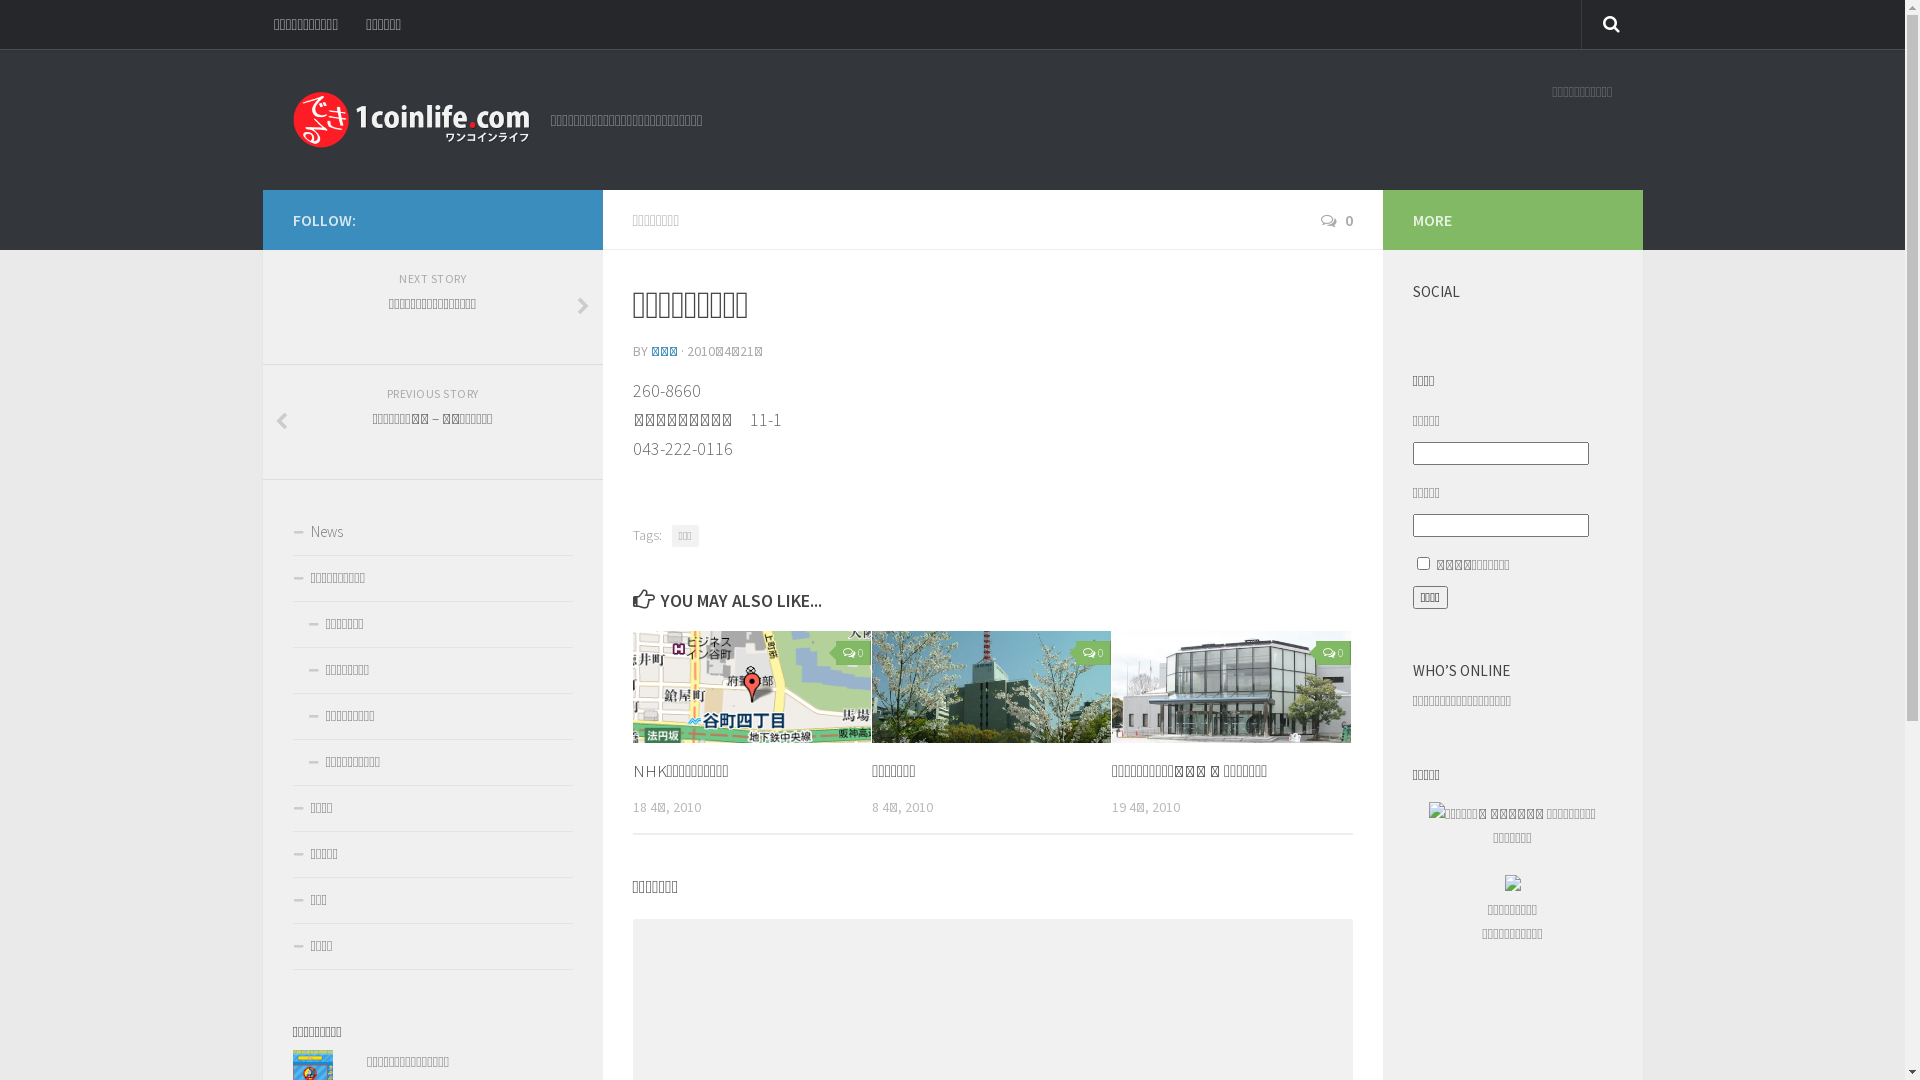 This screenshot has height=1080, width=1920. What do you see at coordinates (1335, 219) in the screenshot?
I see `'0'` at bounding box center [1335, 219].